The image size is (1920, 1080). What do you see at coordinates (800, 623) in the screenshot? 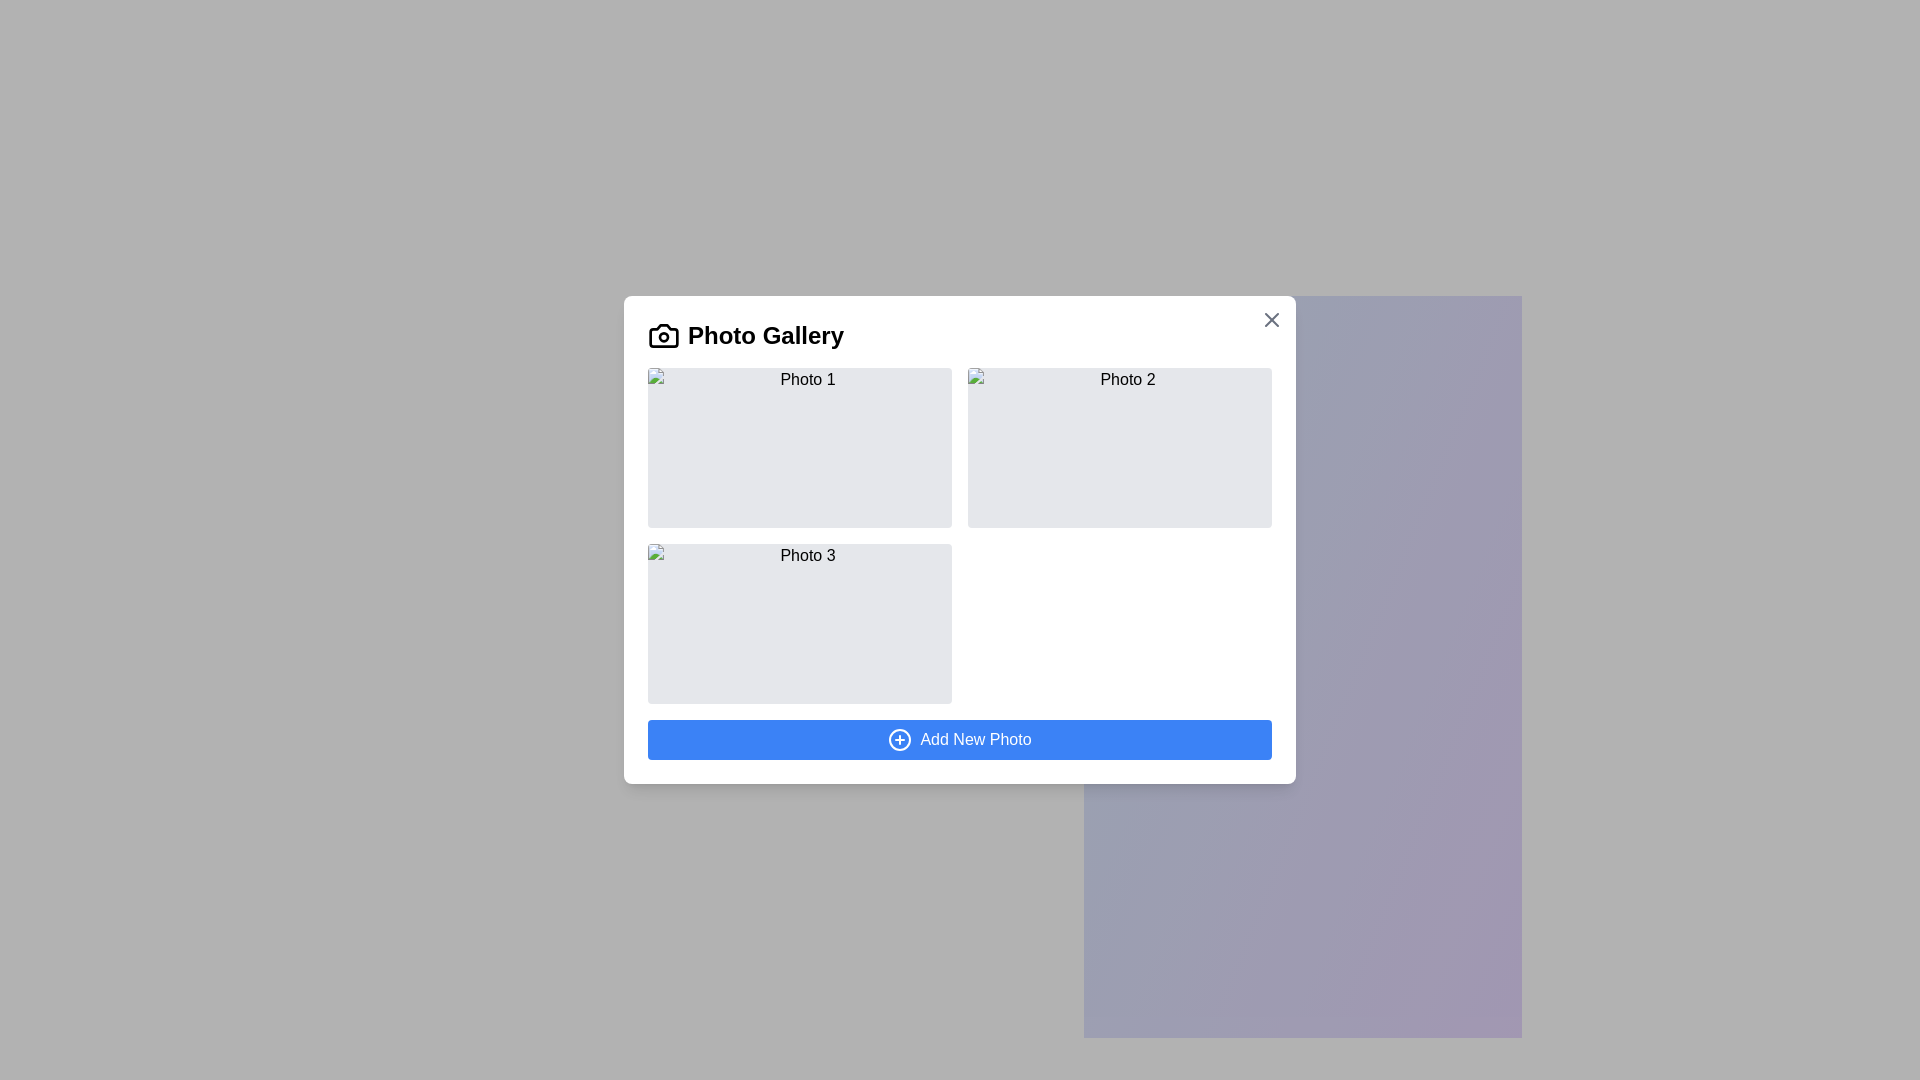
I see `the image tile labeled 'Photo 3' located in the bottom left cell of the photo gallery grid` at bounding box center [800, 623].